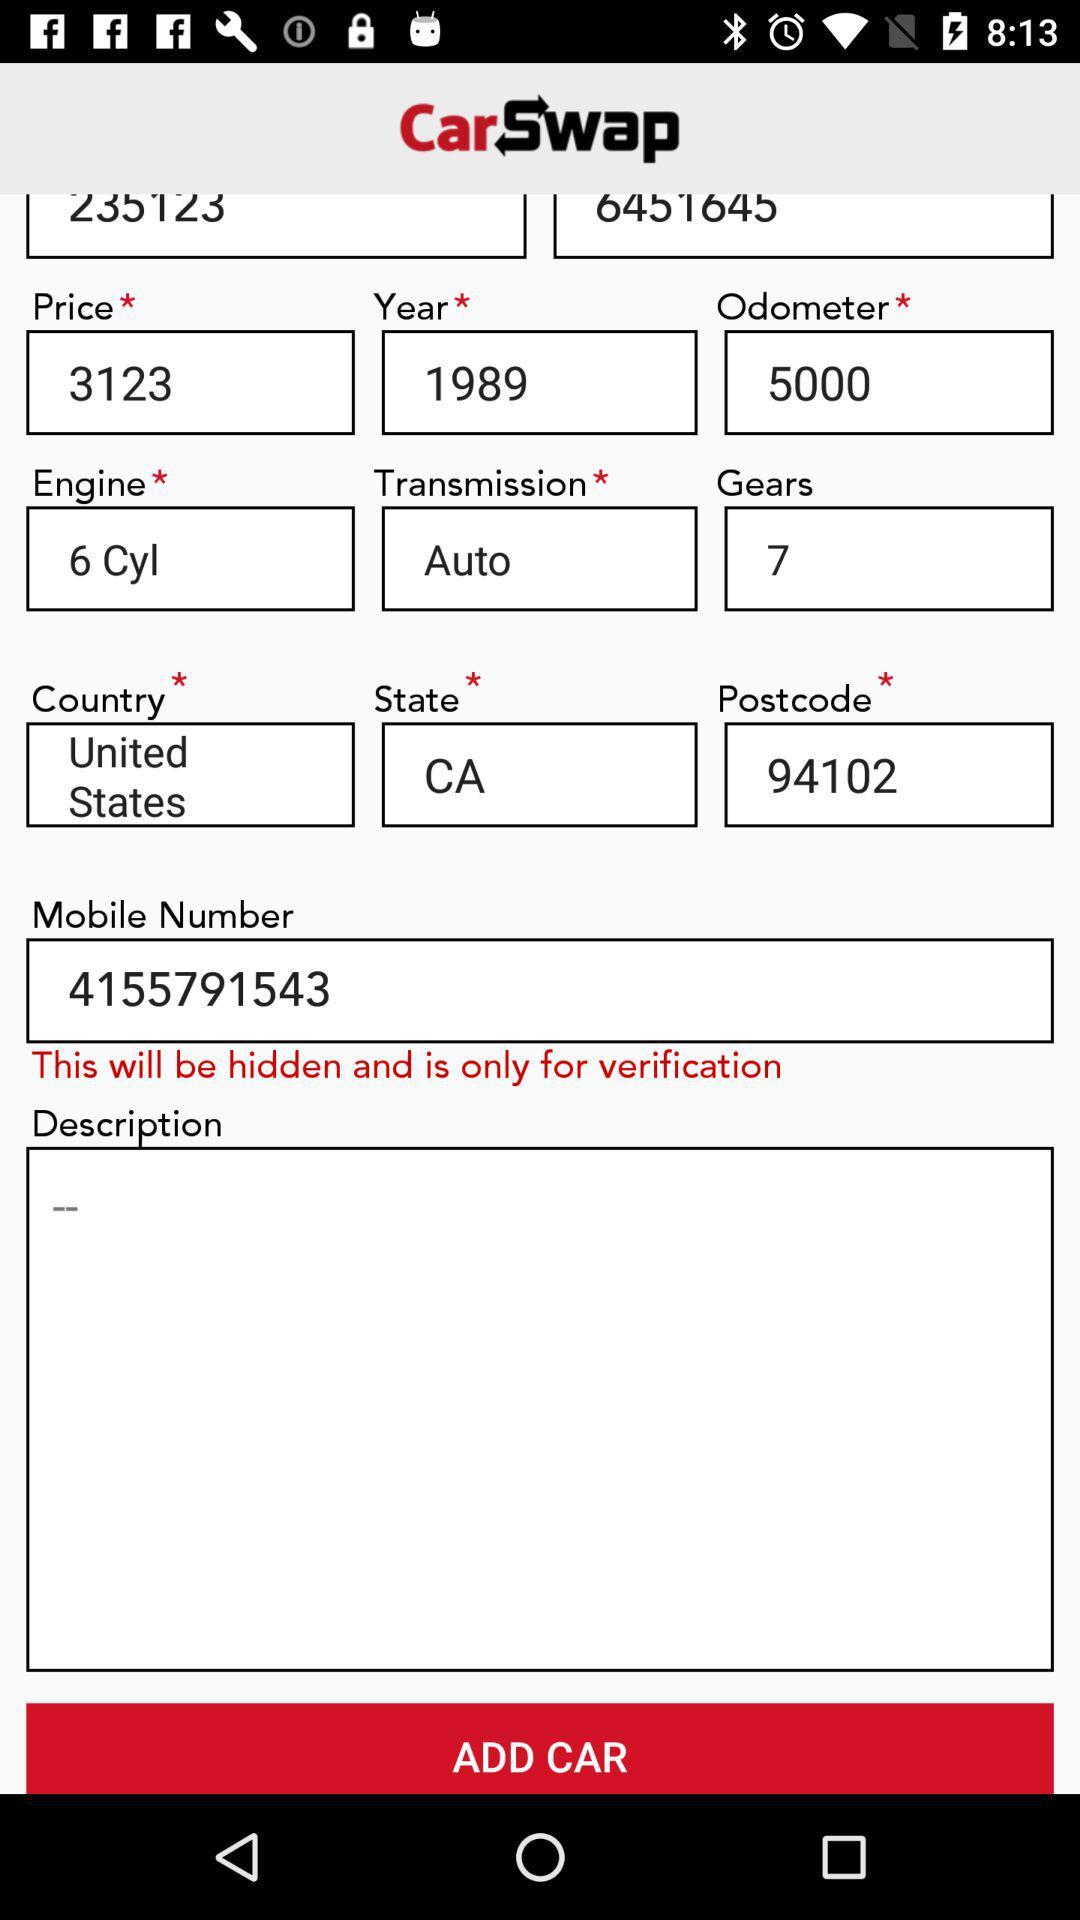 This screenshot has height=1920, width=1080. I want to click on item above the gears, so click(888, 382).